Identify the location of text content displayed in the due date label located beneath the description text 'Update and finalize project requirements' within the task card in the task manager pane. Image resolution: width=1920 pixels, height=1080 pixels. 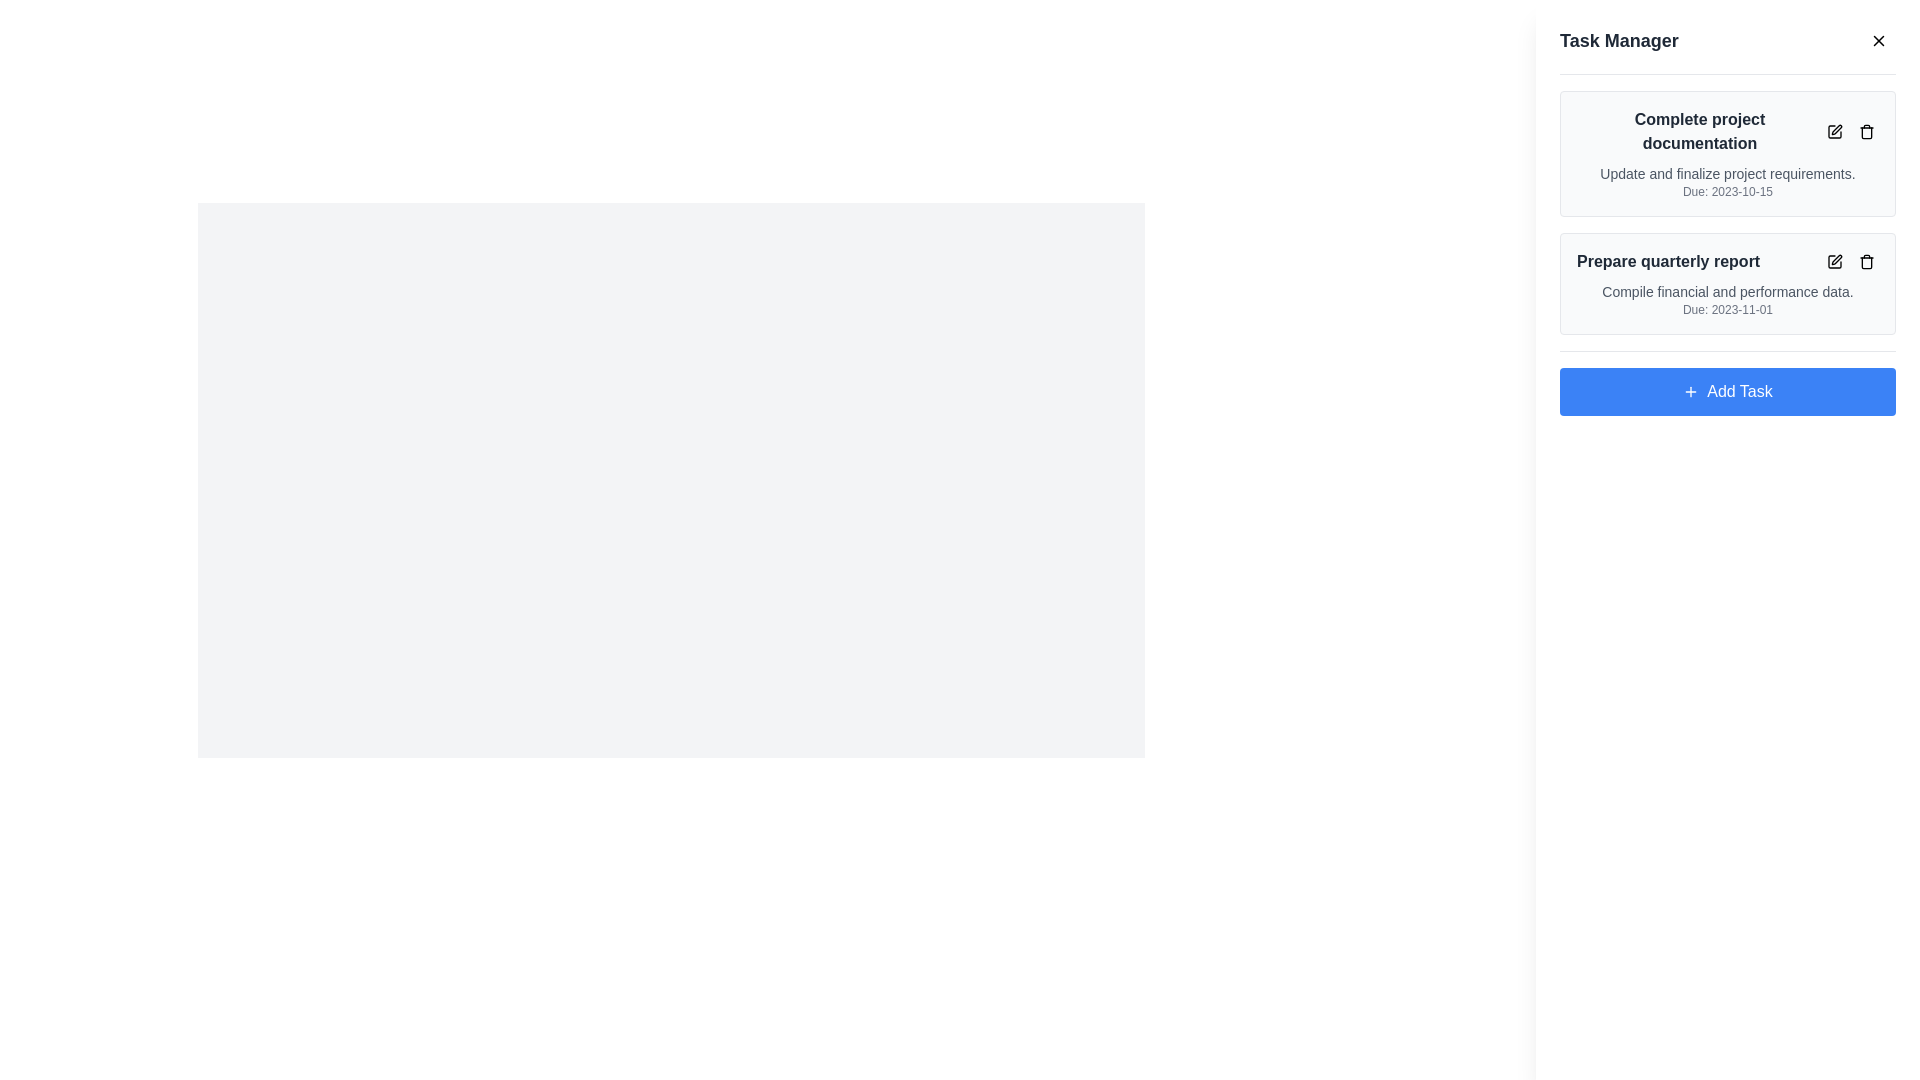
(1727, 192).